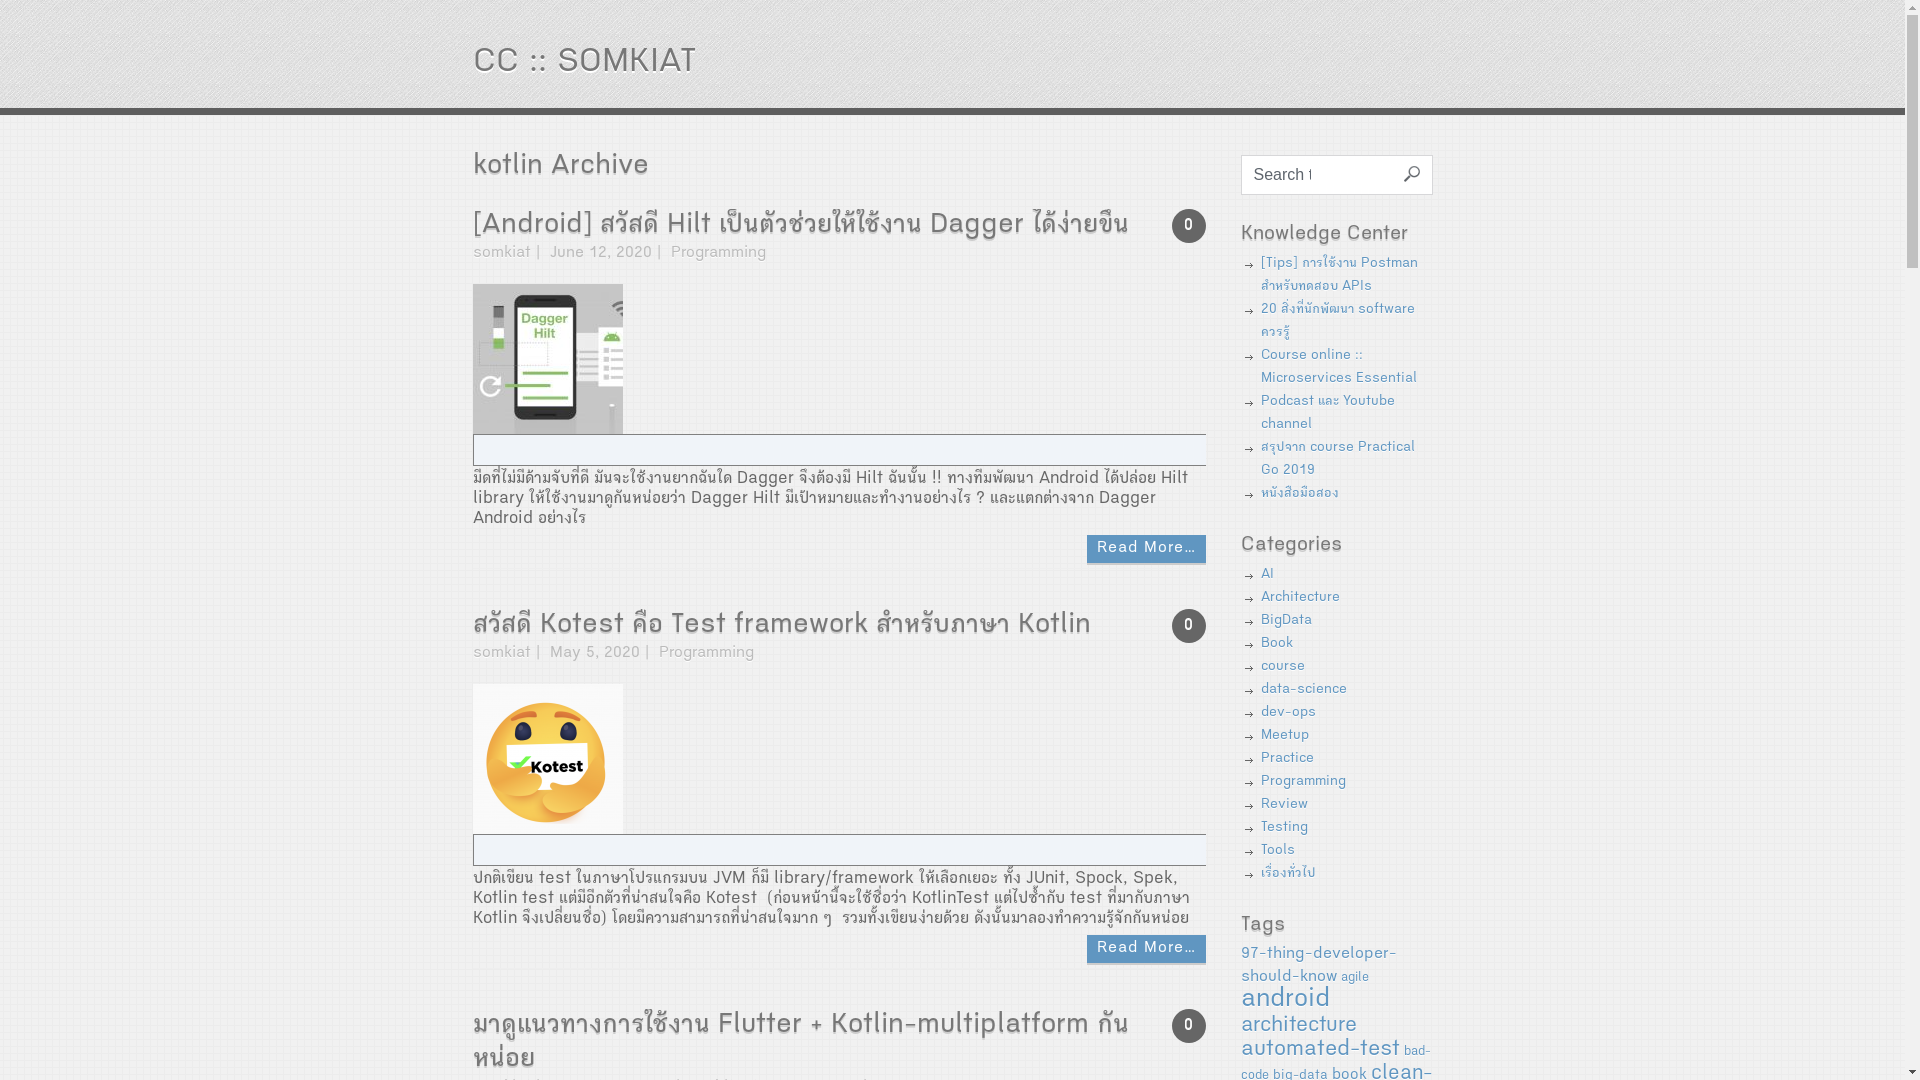  What do you see at coordinates (1258, 712) in the screenshot?
I see `'dev-ops'` at bounding box center [1258, 712].